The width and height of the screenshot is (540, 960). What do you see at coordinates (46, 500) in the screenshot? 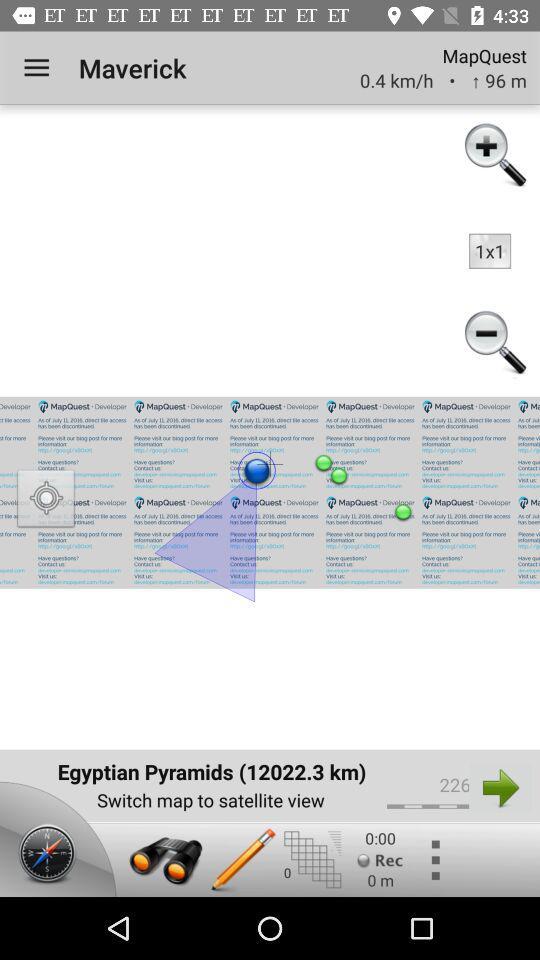
I see `the location_crosshair icon` at bounding box center [46, 500].